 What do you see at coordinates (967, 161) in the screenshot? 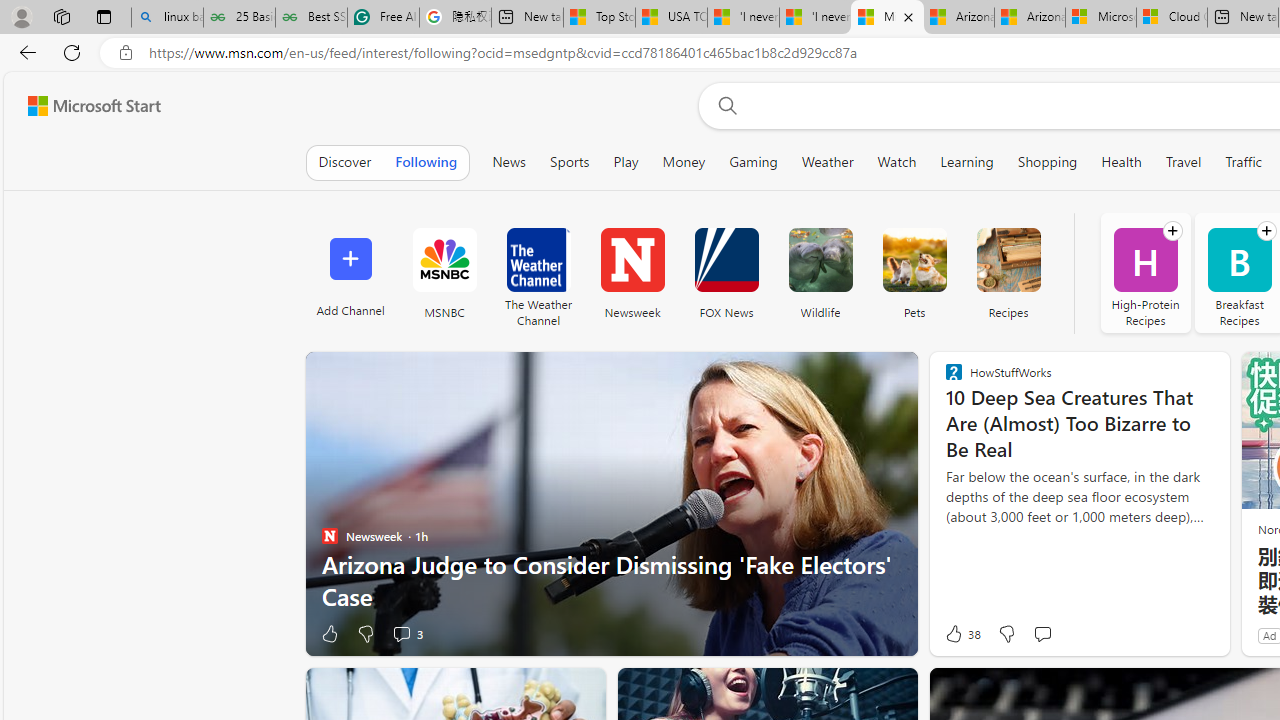
I see `'Learning'` at bounding box center [967, 161].